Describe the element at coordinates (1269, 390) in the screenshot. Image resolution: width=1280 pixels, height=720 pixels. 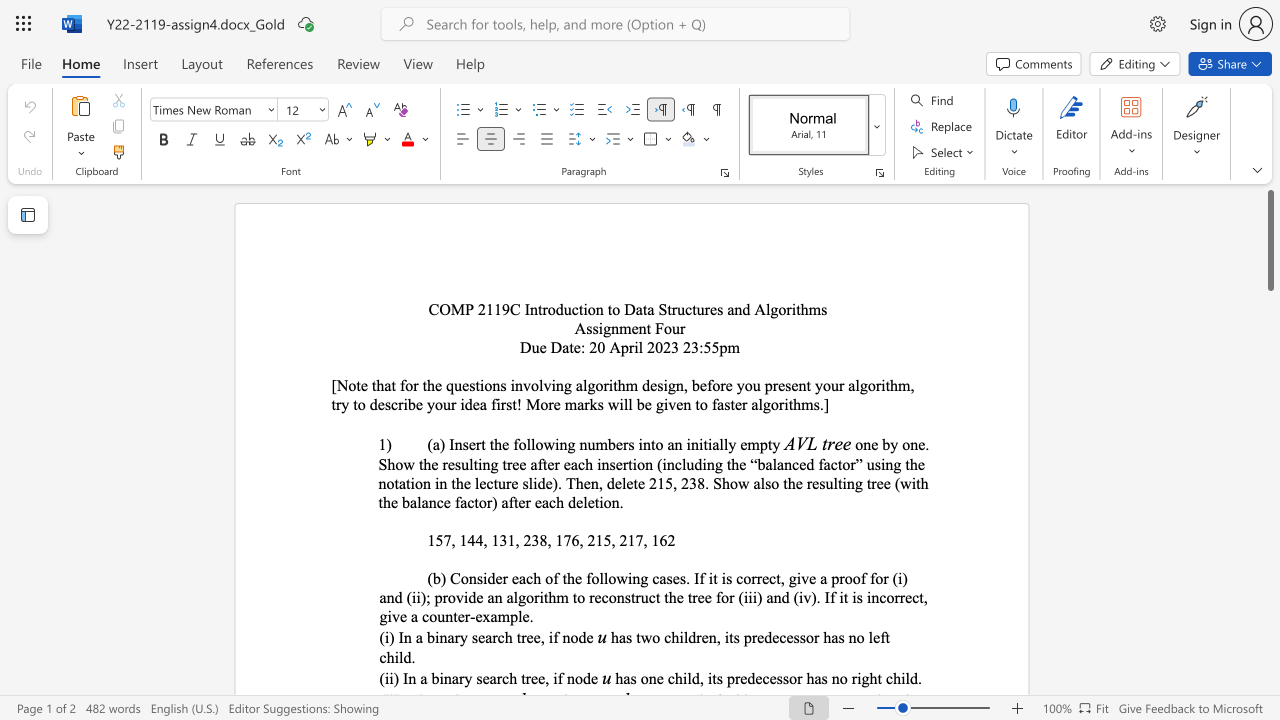
I see `the scrollbar to move the view down` at that location.